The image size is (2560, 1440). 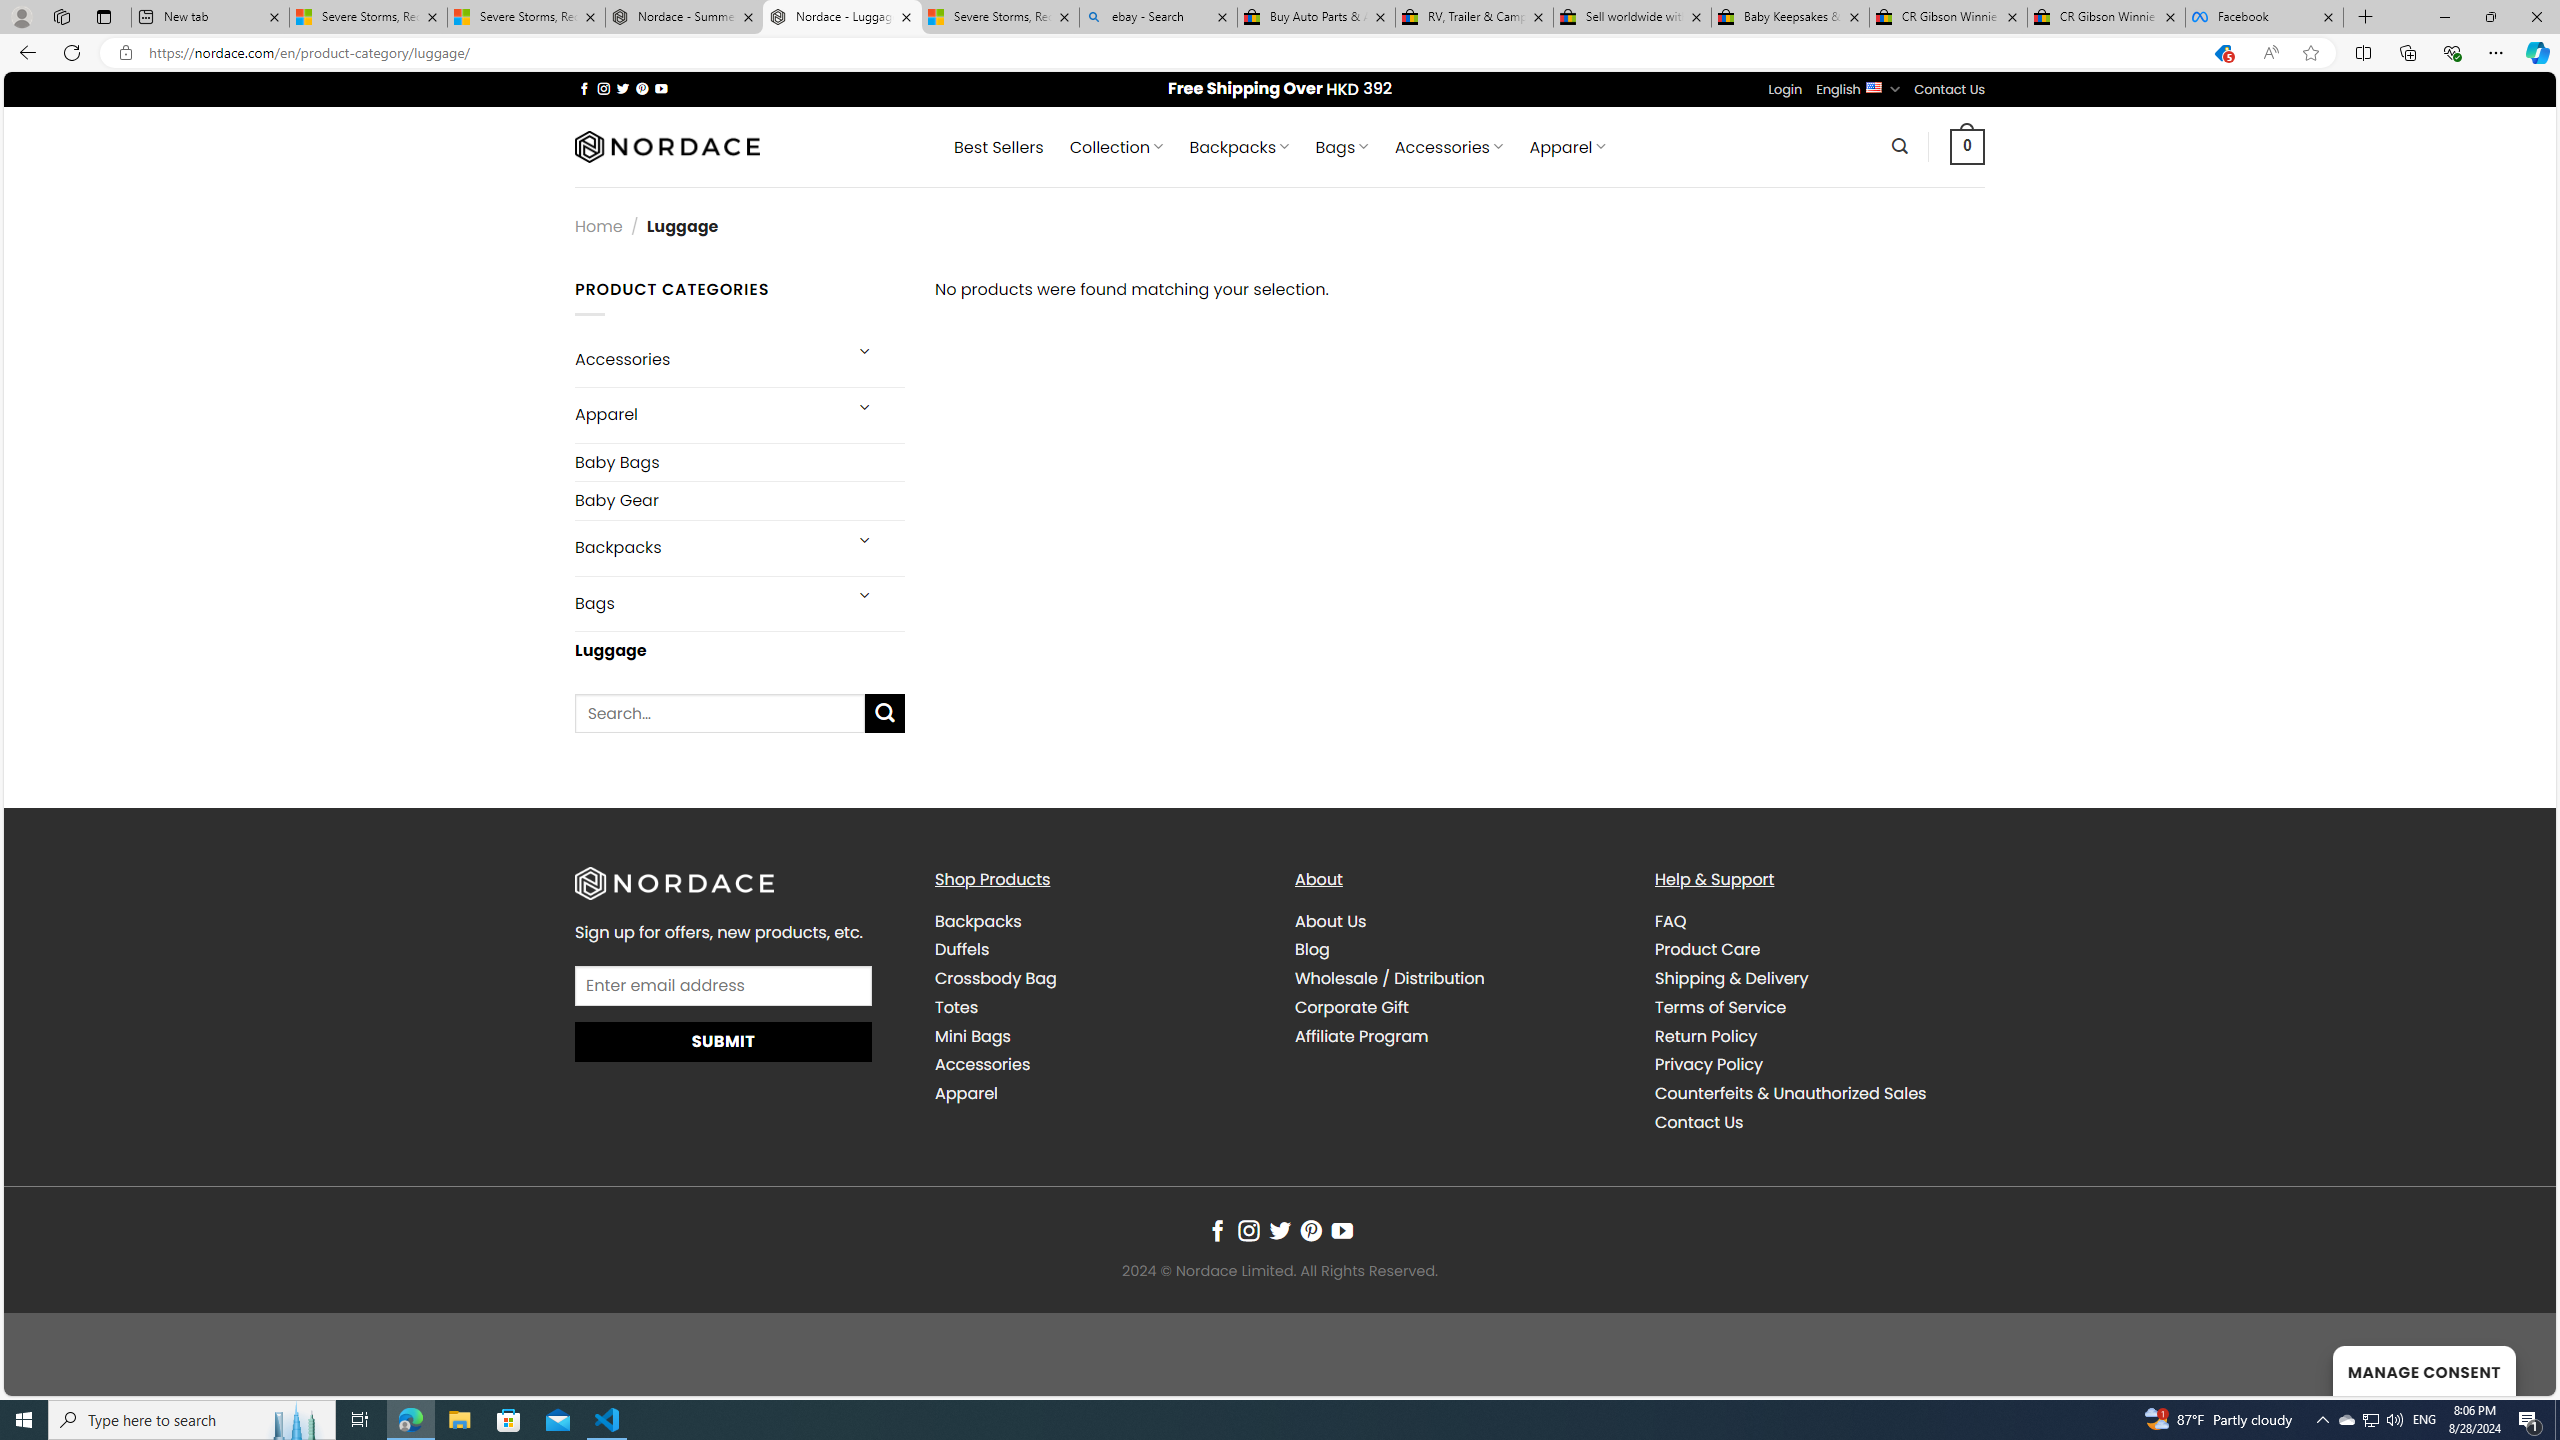 What do you see at coordinates (741, 499) in the screenshot?
I see `'Baby Gear'` at bounding box center [741, 499].